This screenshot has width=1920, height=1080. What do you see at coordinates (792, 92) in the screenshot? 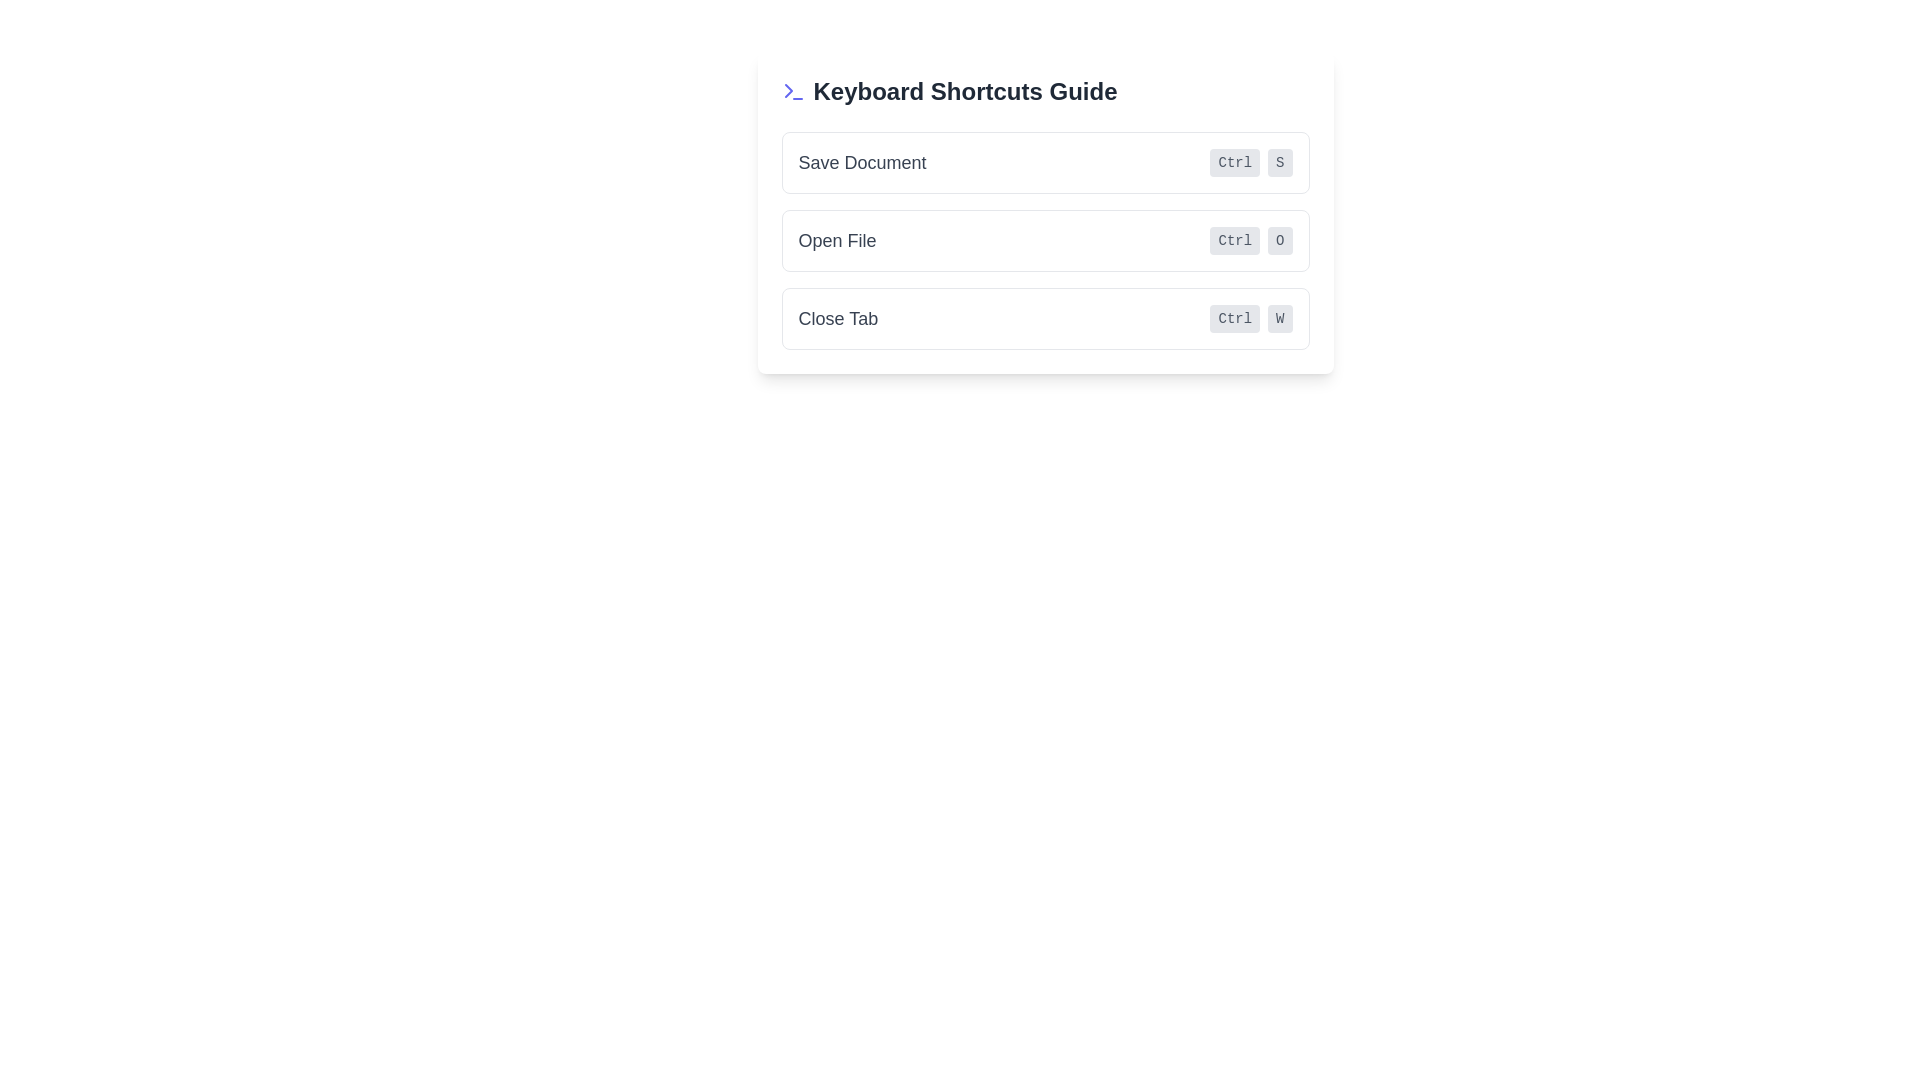
I see `the terminal icon located to the left of the text 'Keyboard Shortcuts Guide'` at bounding box center [792, 92].